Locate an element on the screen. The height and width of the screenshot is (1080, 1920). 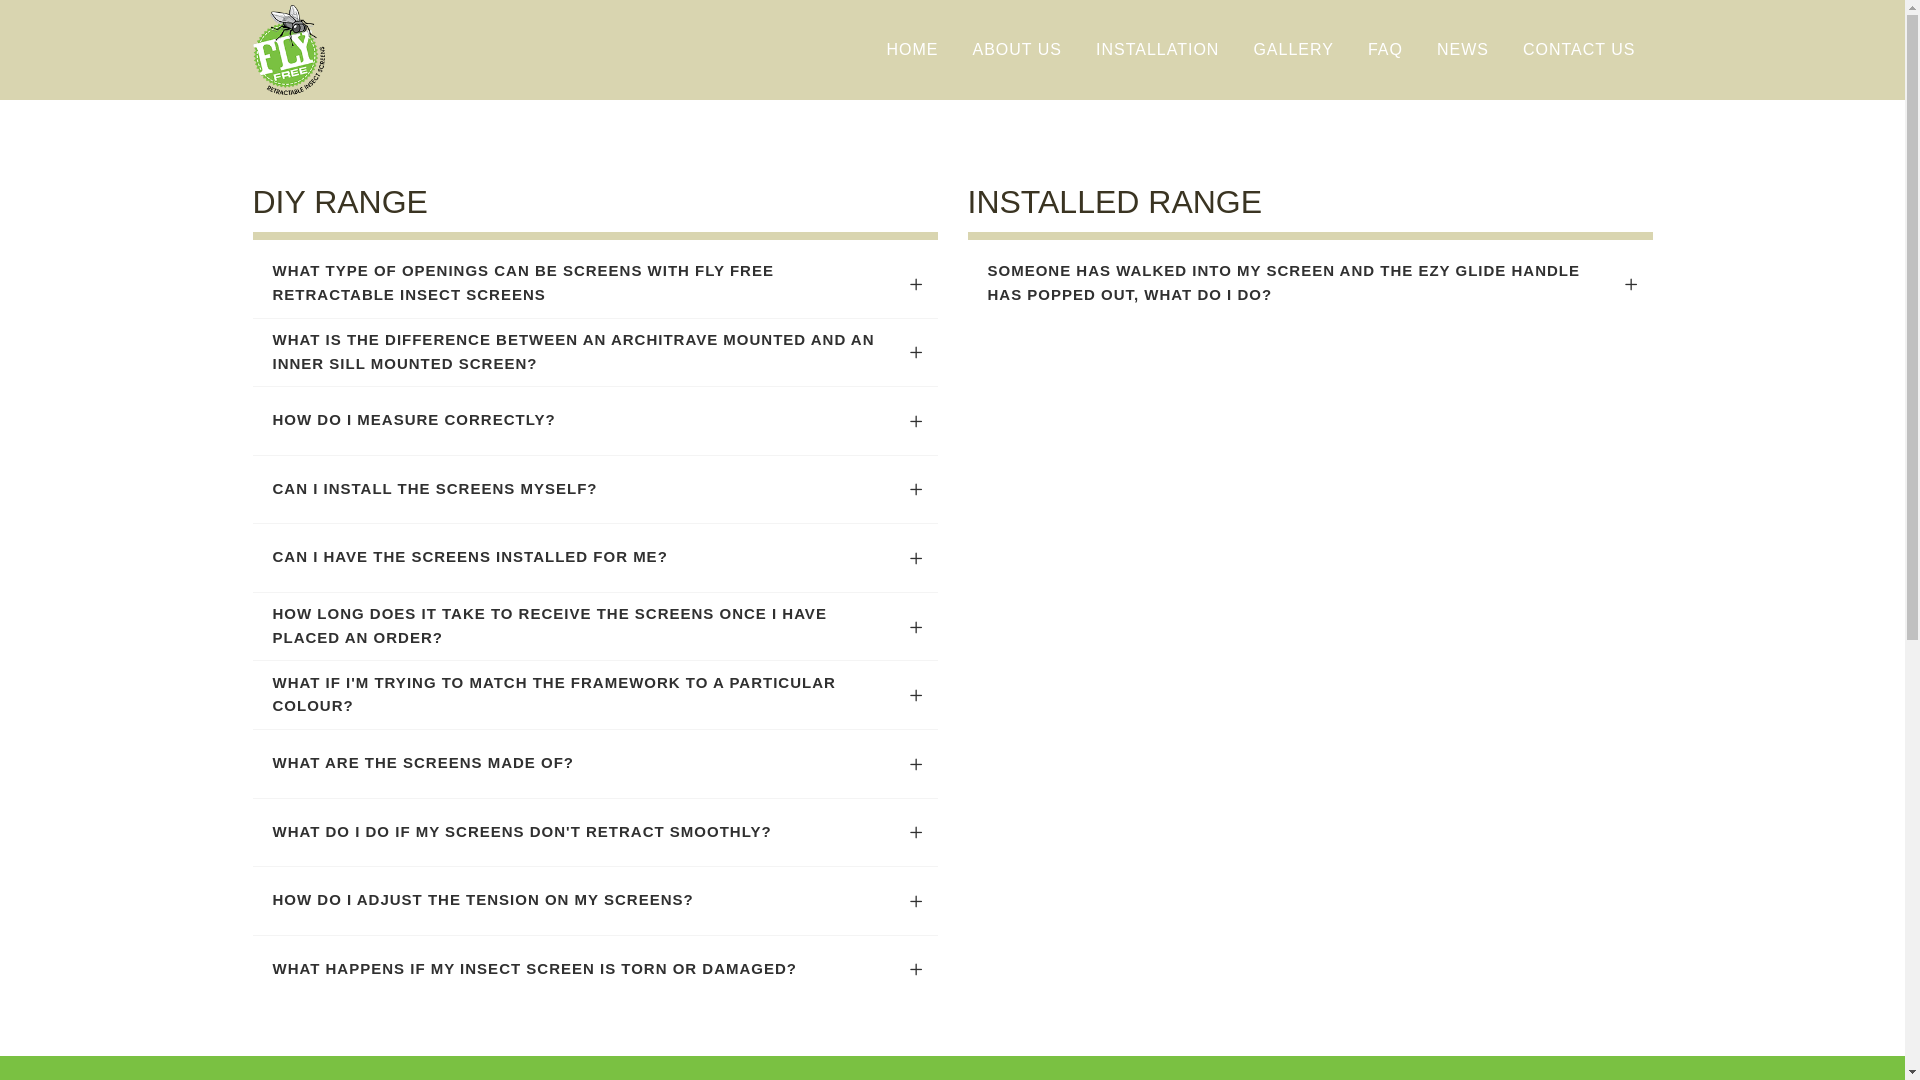
'FAQ' is located at coordinates (1384, 49).